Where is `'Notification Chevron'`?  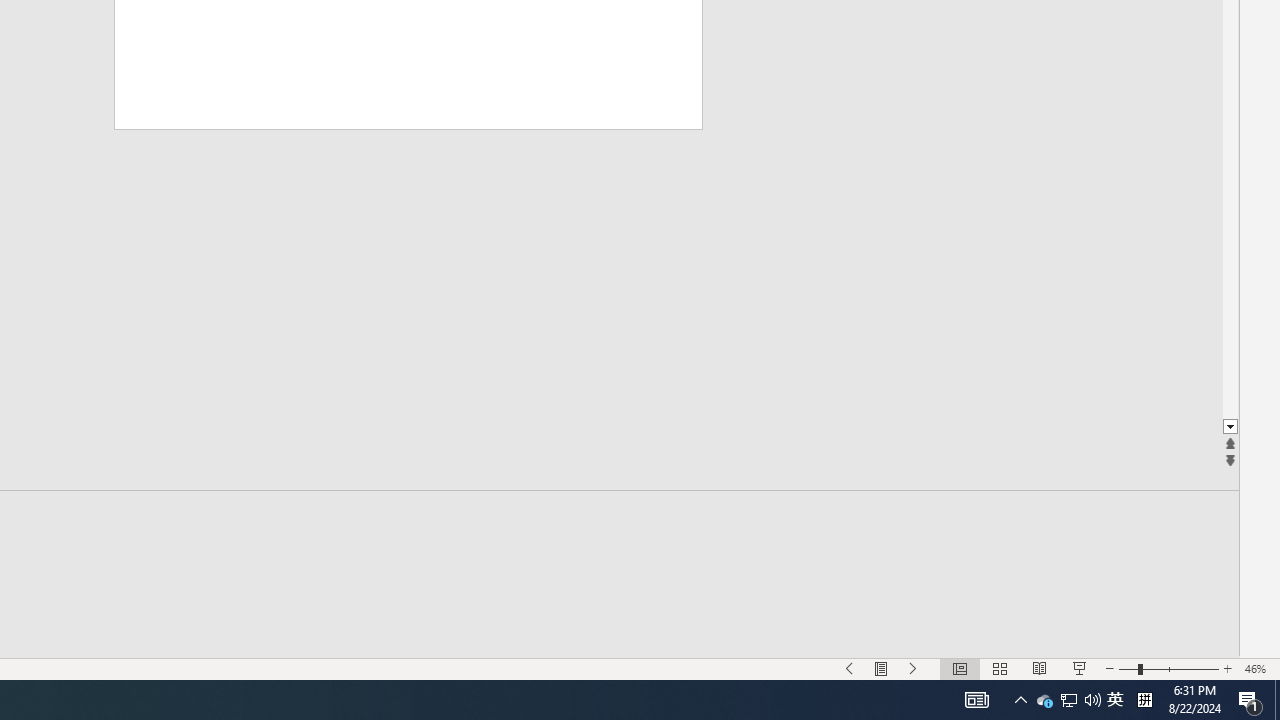 'Notification Chevron' is located at coordinates (1068, 698).